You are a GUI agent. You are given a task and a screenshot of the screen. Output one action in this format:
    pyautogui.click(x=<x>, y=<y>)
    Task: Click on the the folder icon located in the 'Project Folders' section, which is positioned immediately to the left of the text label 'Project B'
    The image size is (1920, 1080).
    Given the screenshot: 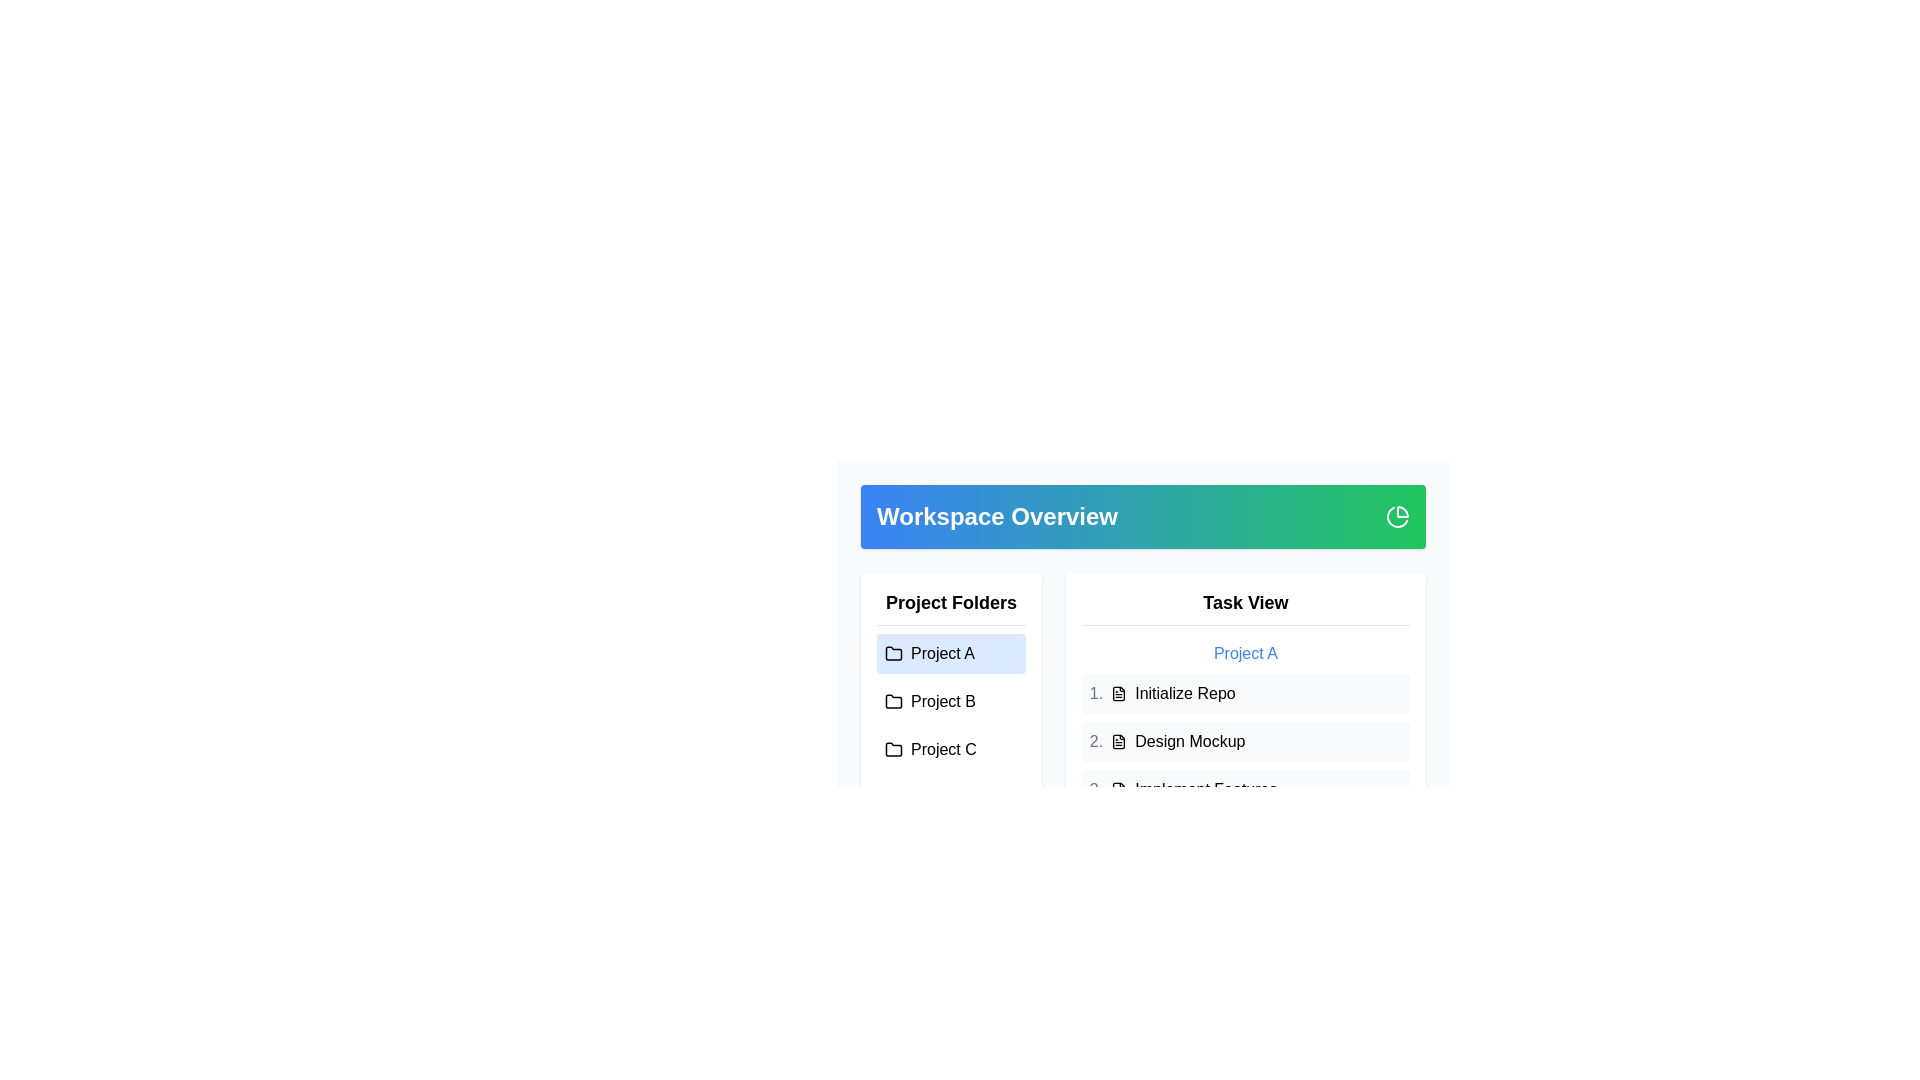 What is the action you would take?
    pyautogui.click(x=892, y=700)
    